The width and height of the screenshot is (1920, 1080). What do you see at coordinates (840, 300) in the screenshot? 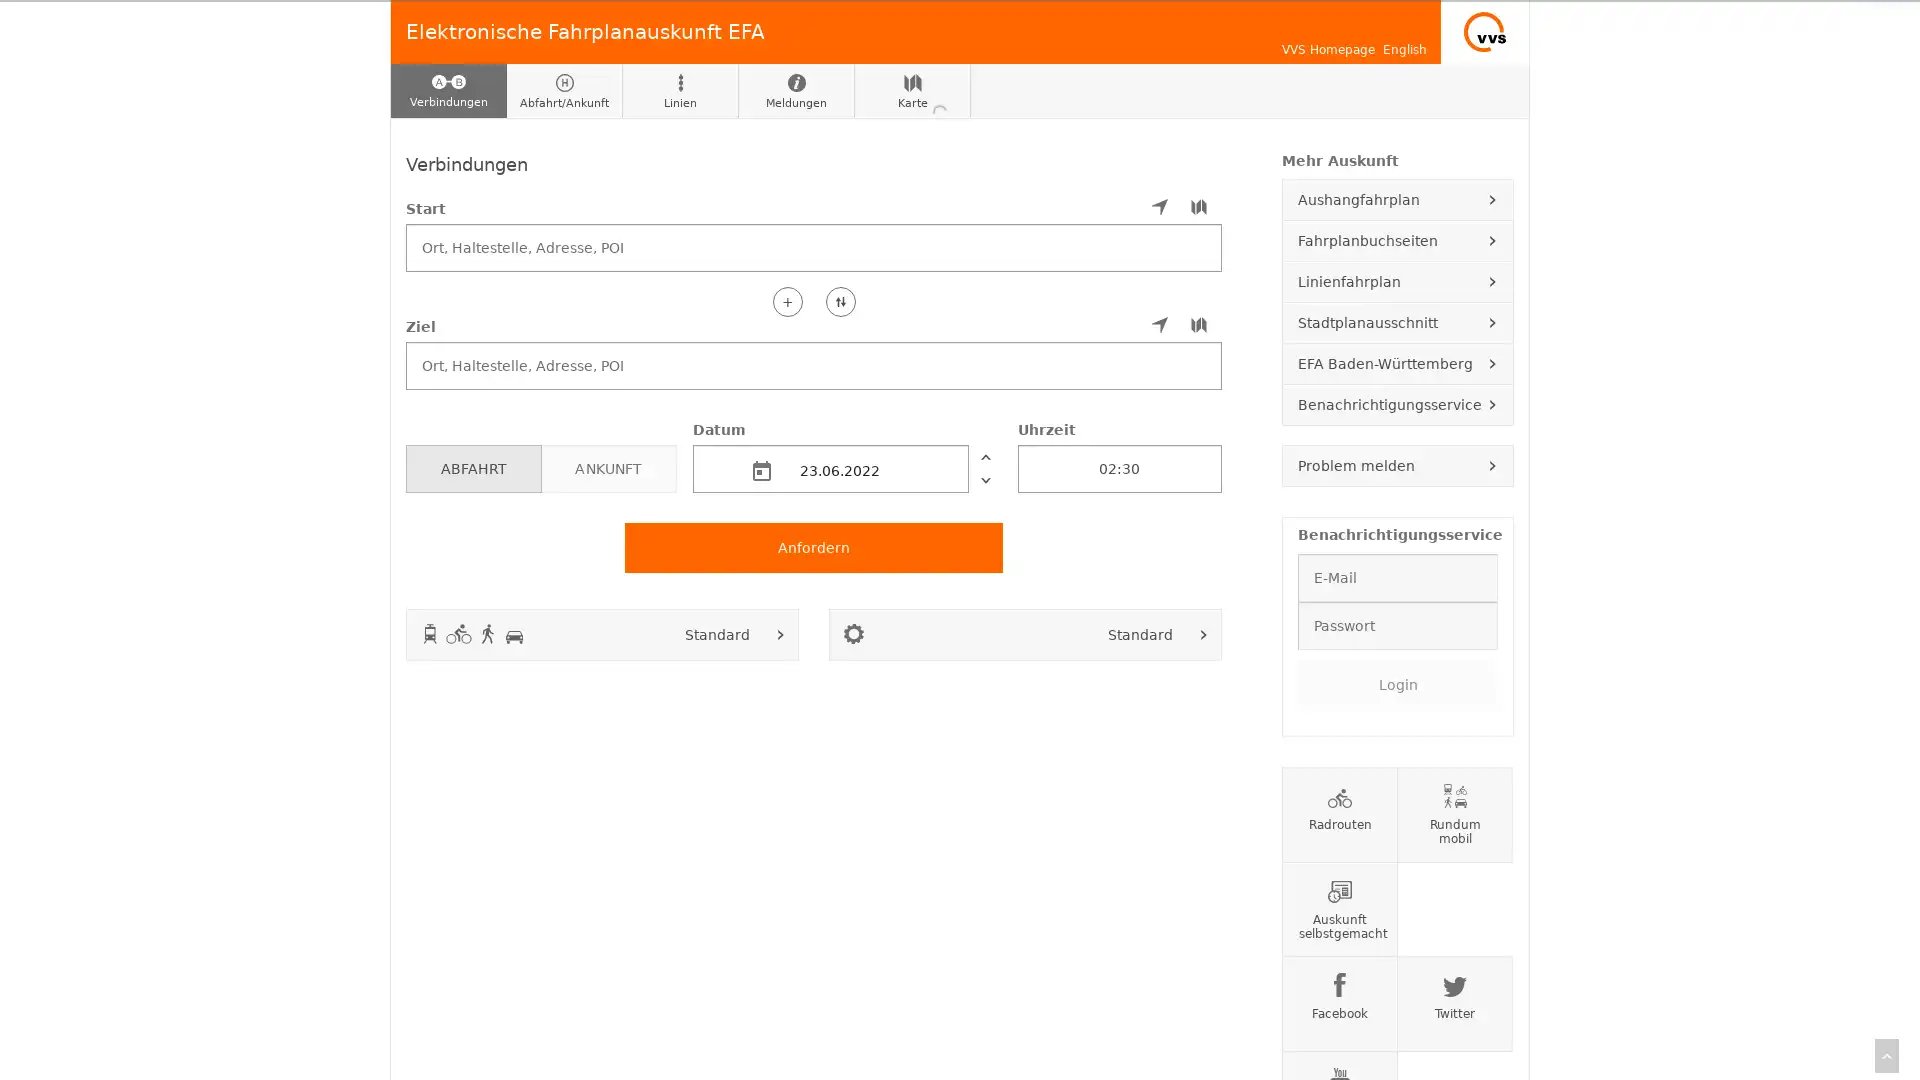
I see `Start und Ziel tauschen` at bounding box center [840, 300].